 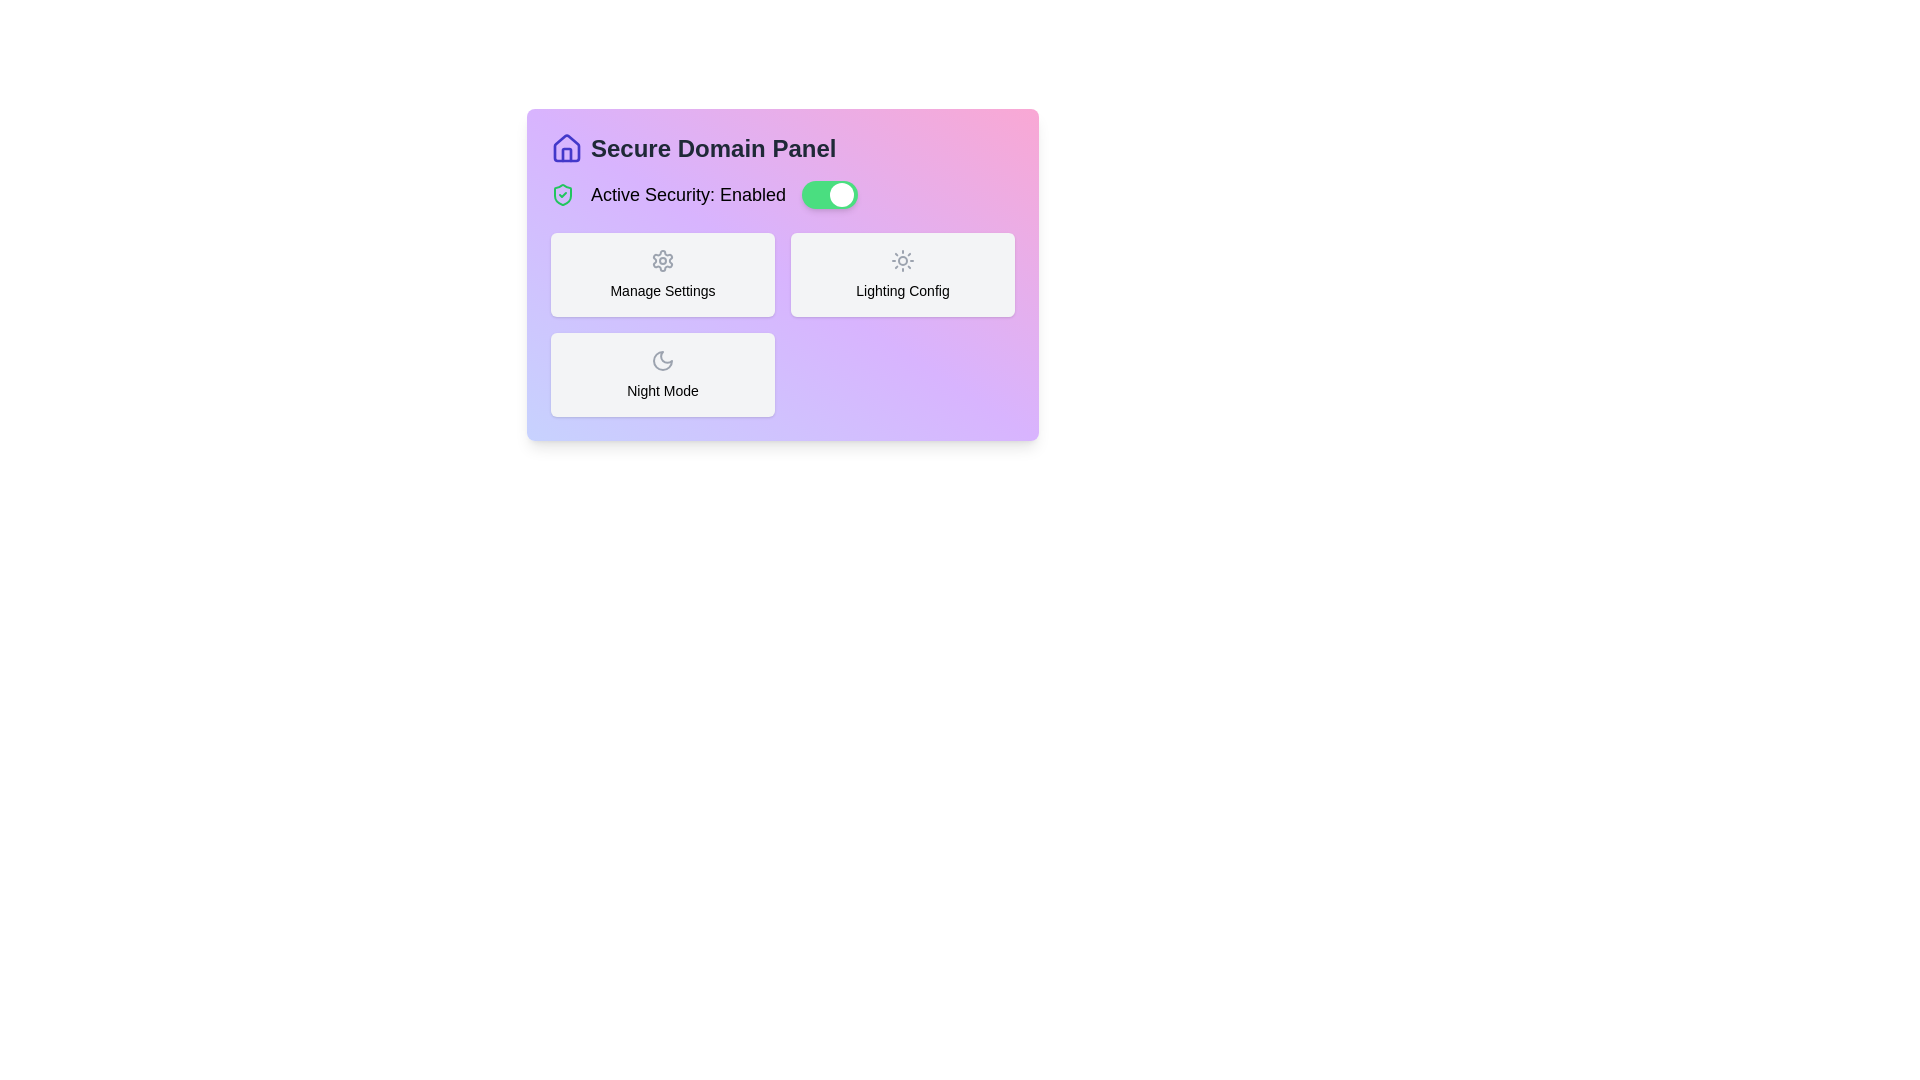 I want to click on the security status icon located to the left of the 'Active Security: Enabled' label in the 'Secure Domain Panel', so click(x=561, y=195).